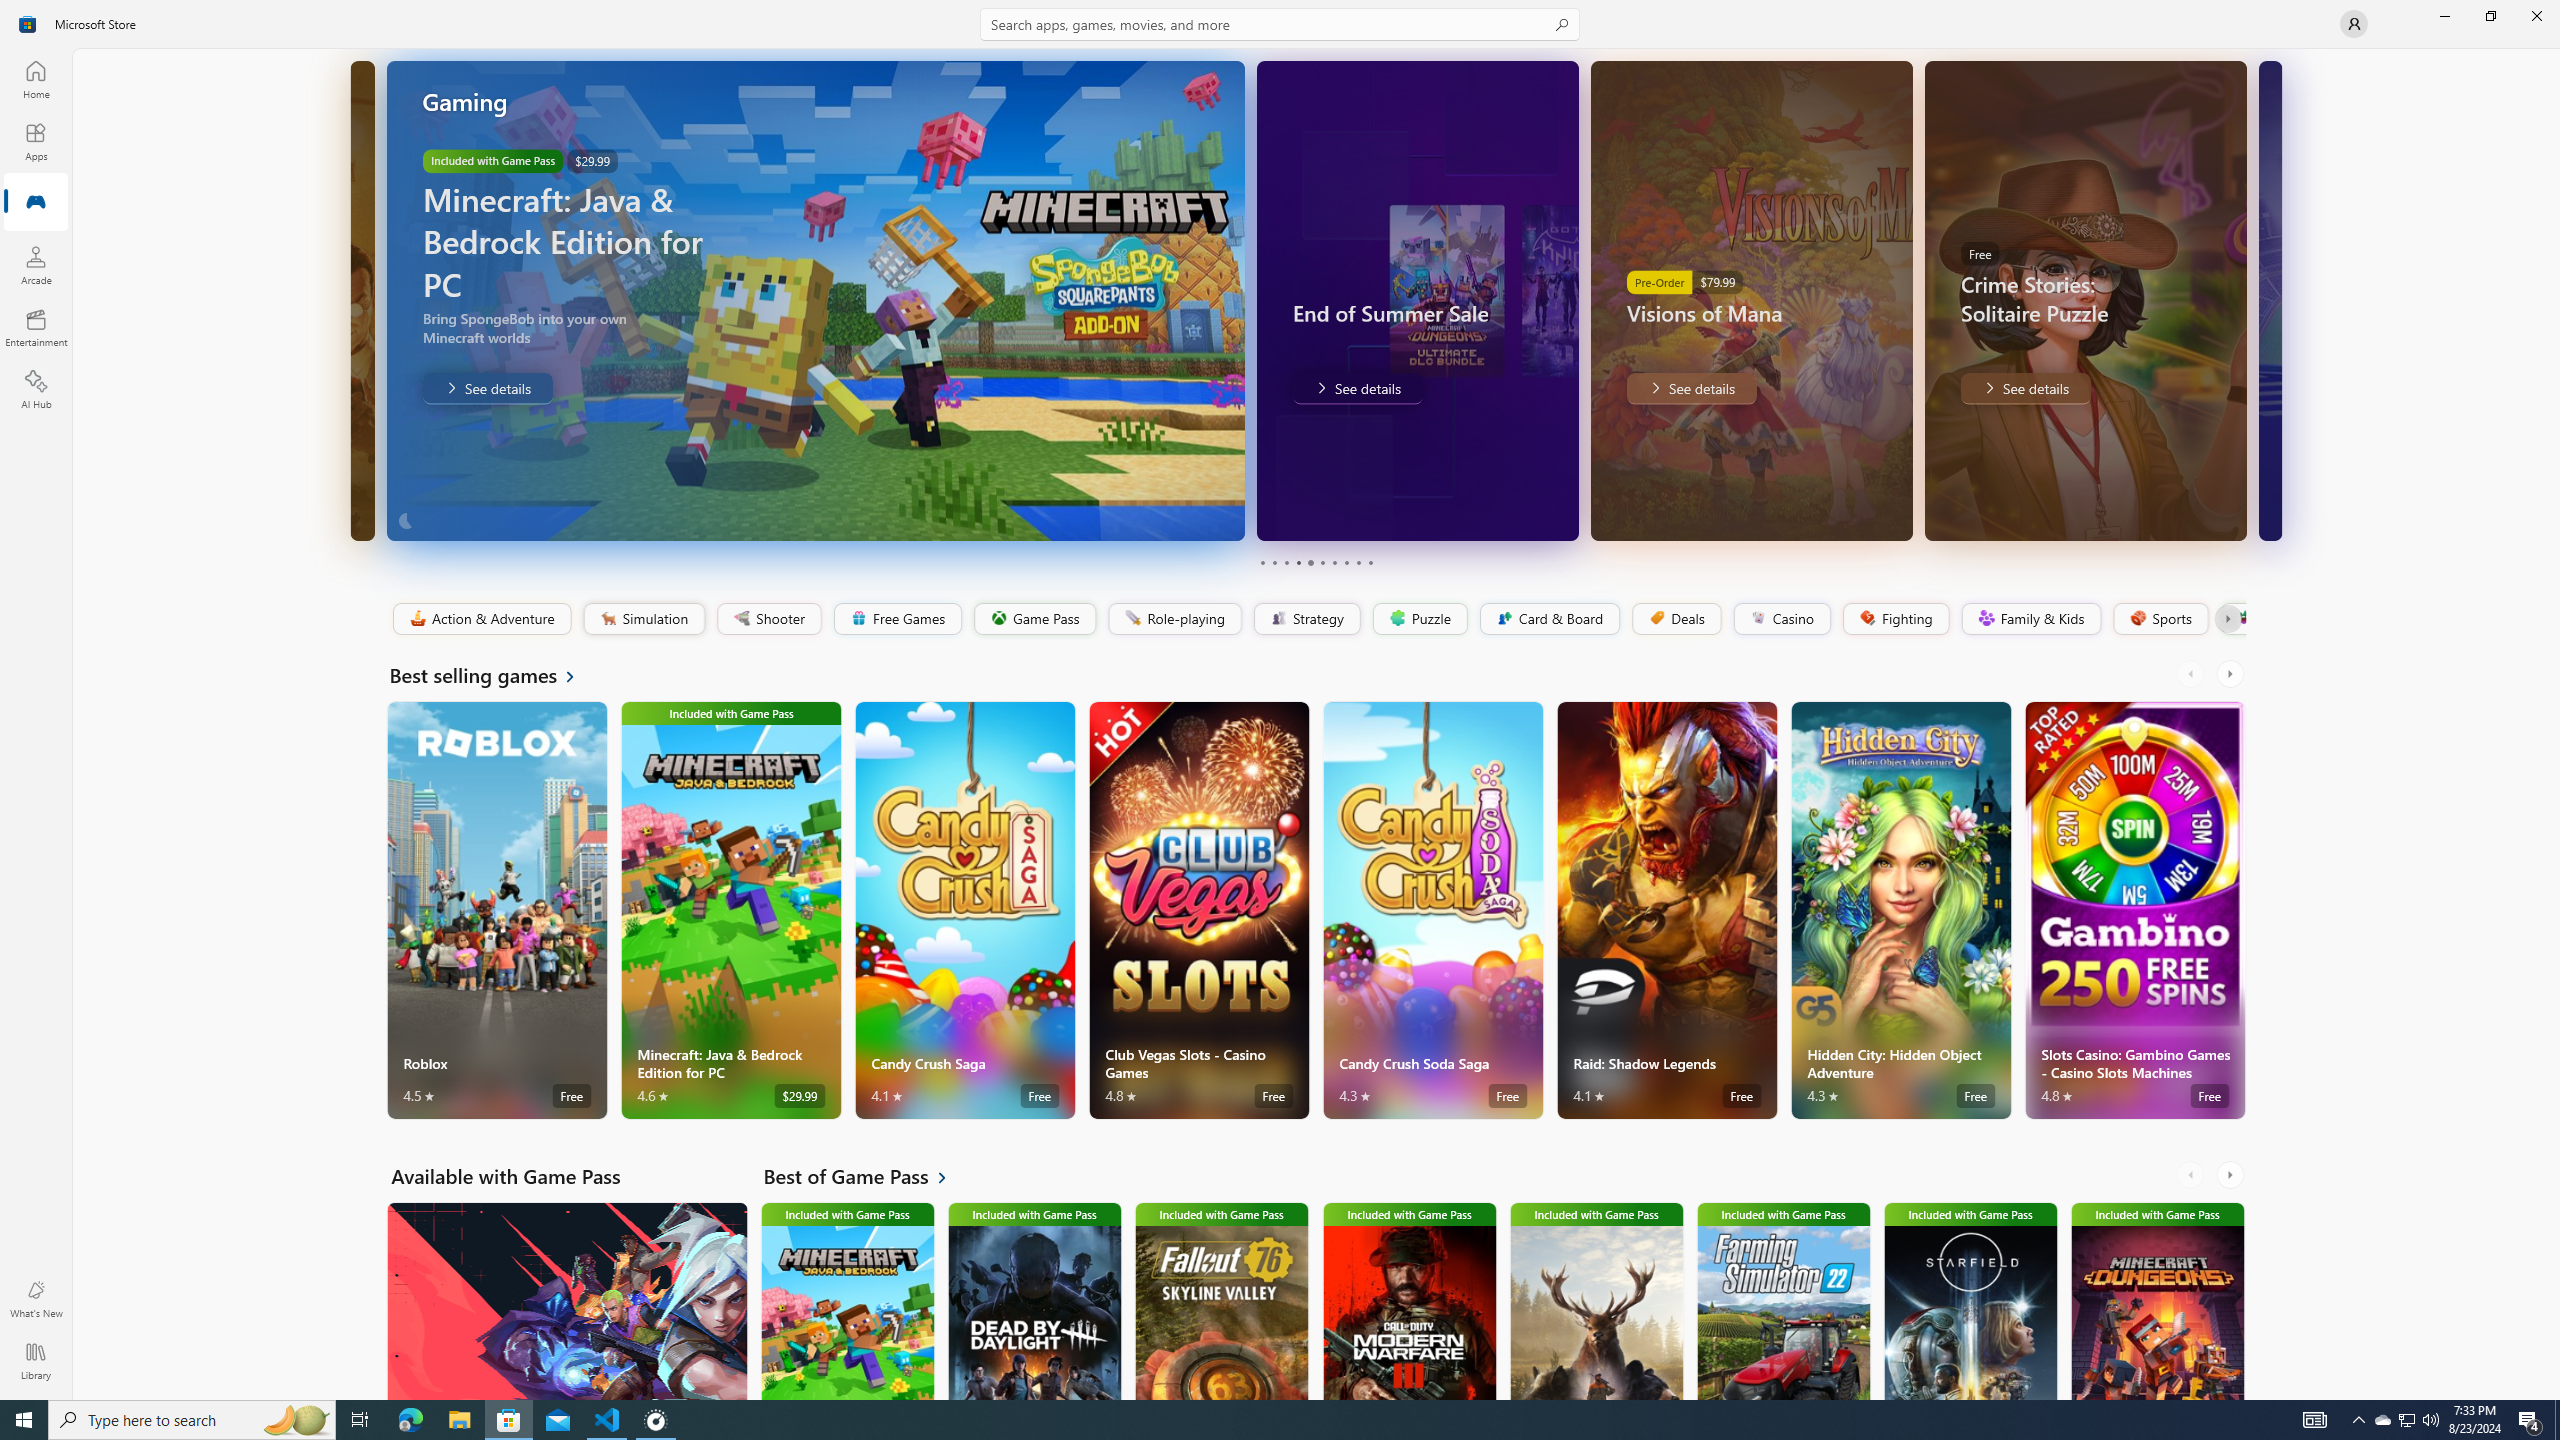 Image resolution: width=2560 pixels, height=1440 pixels. Describe the element at coordinates (1781, 618) in the screenshot. I see `'Casino'` at that location.